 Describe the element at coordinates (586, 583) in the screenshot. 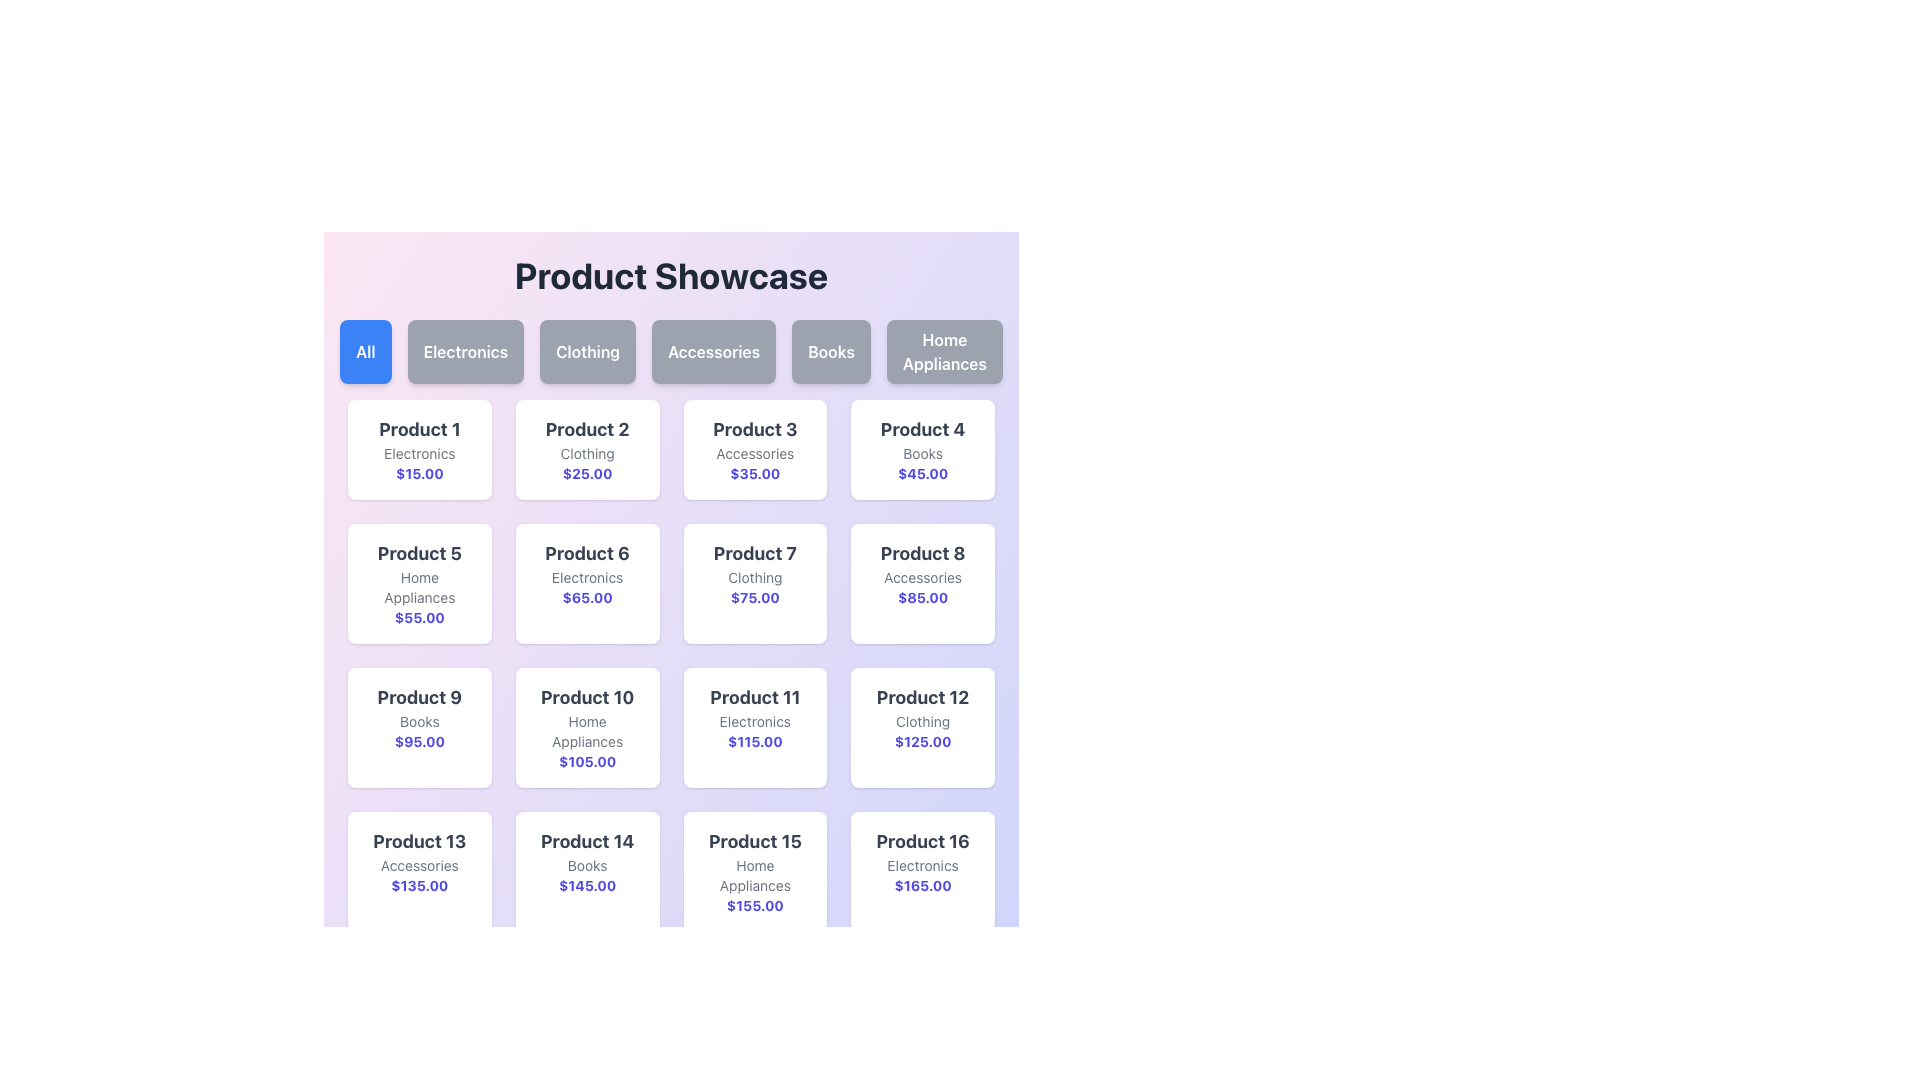

I see `the product display card located in the second row and third column of the grid, which serves as an informational display for users` at that location.